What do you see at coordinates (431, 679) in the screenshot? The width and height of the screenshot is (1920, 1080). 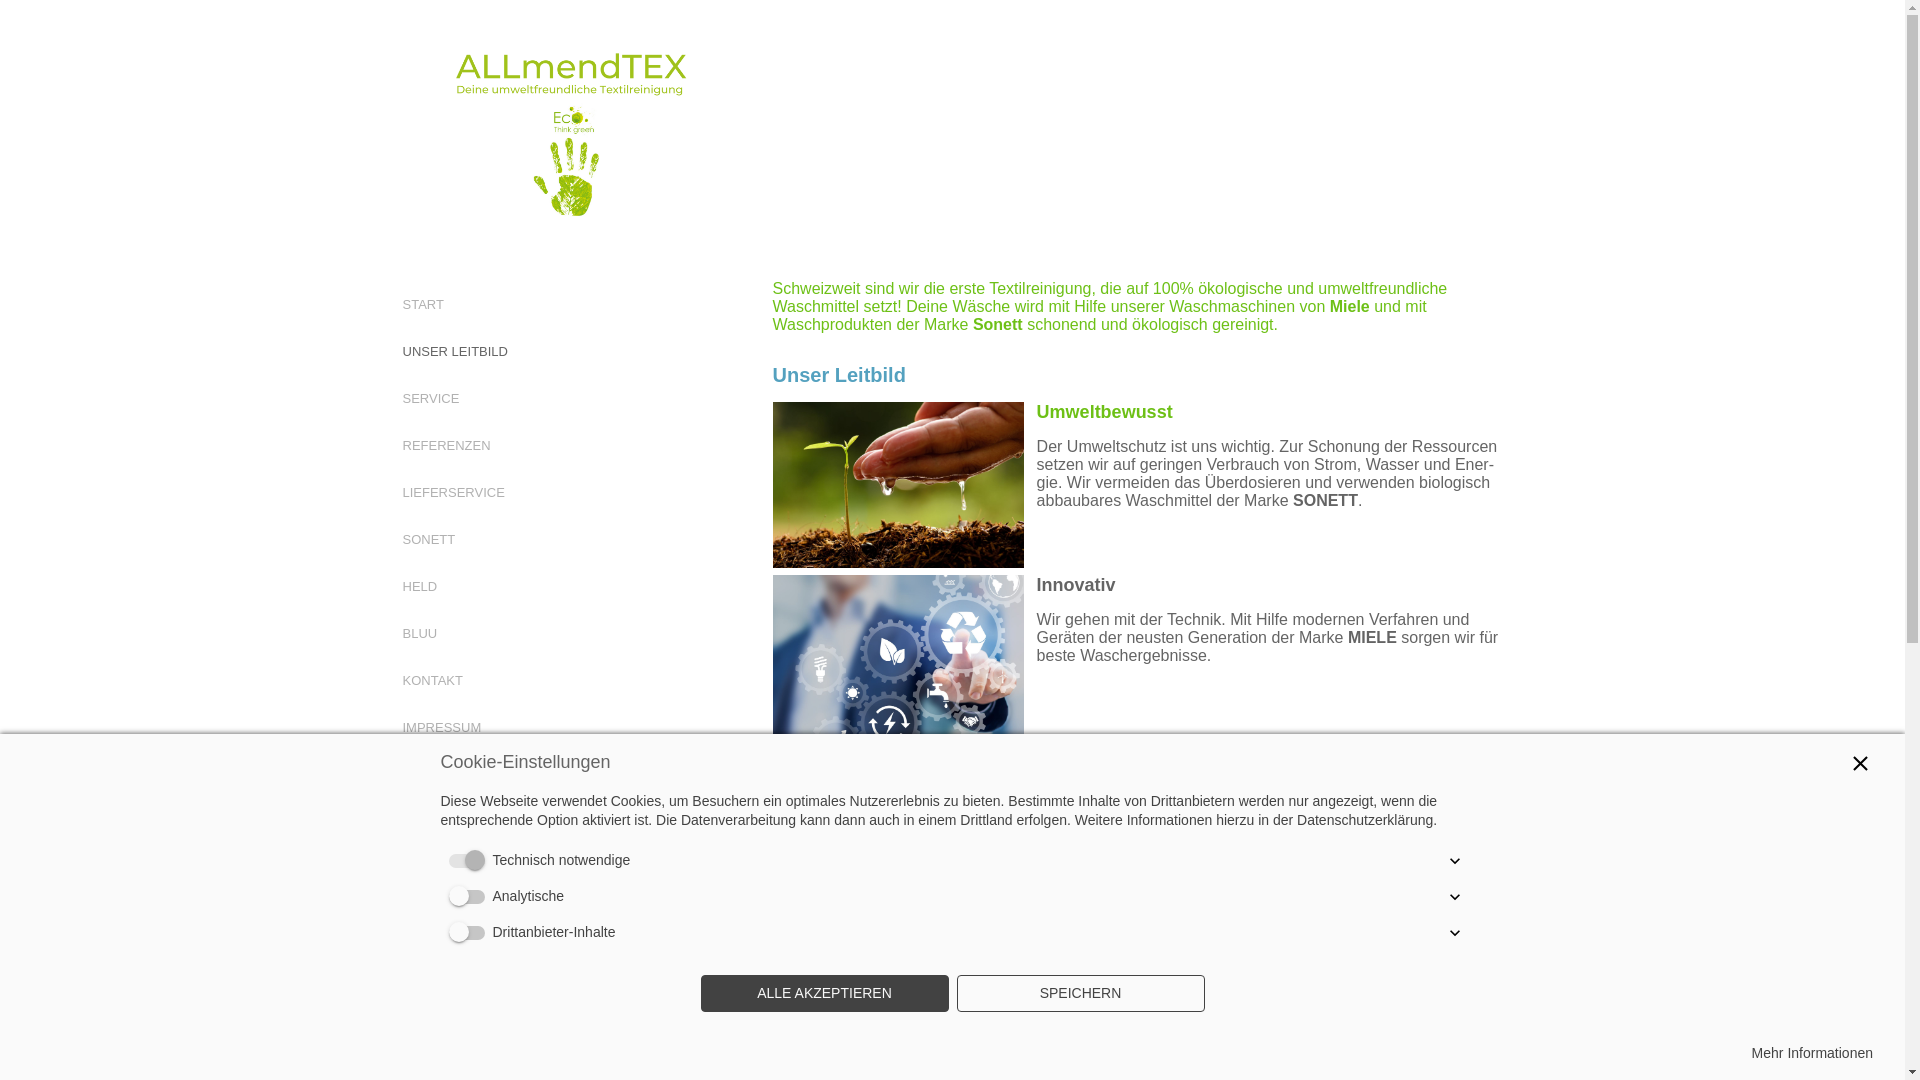 I see `'KONTAKT'` at bounding box center [431, 679].